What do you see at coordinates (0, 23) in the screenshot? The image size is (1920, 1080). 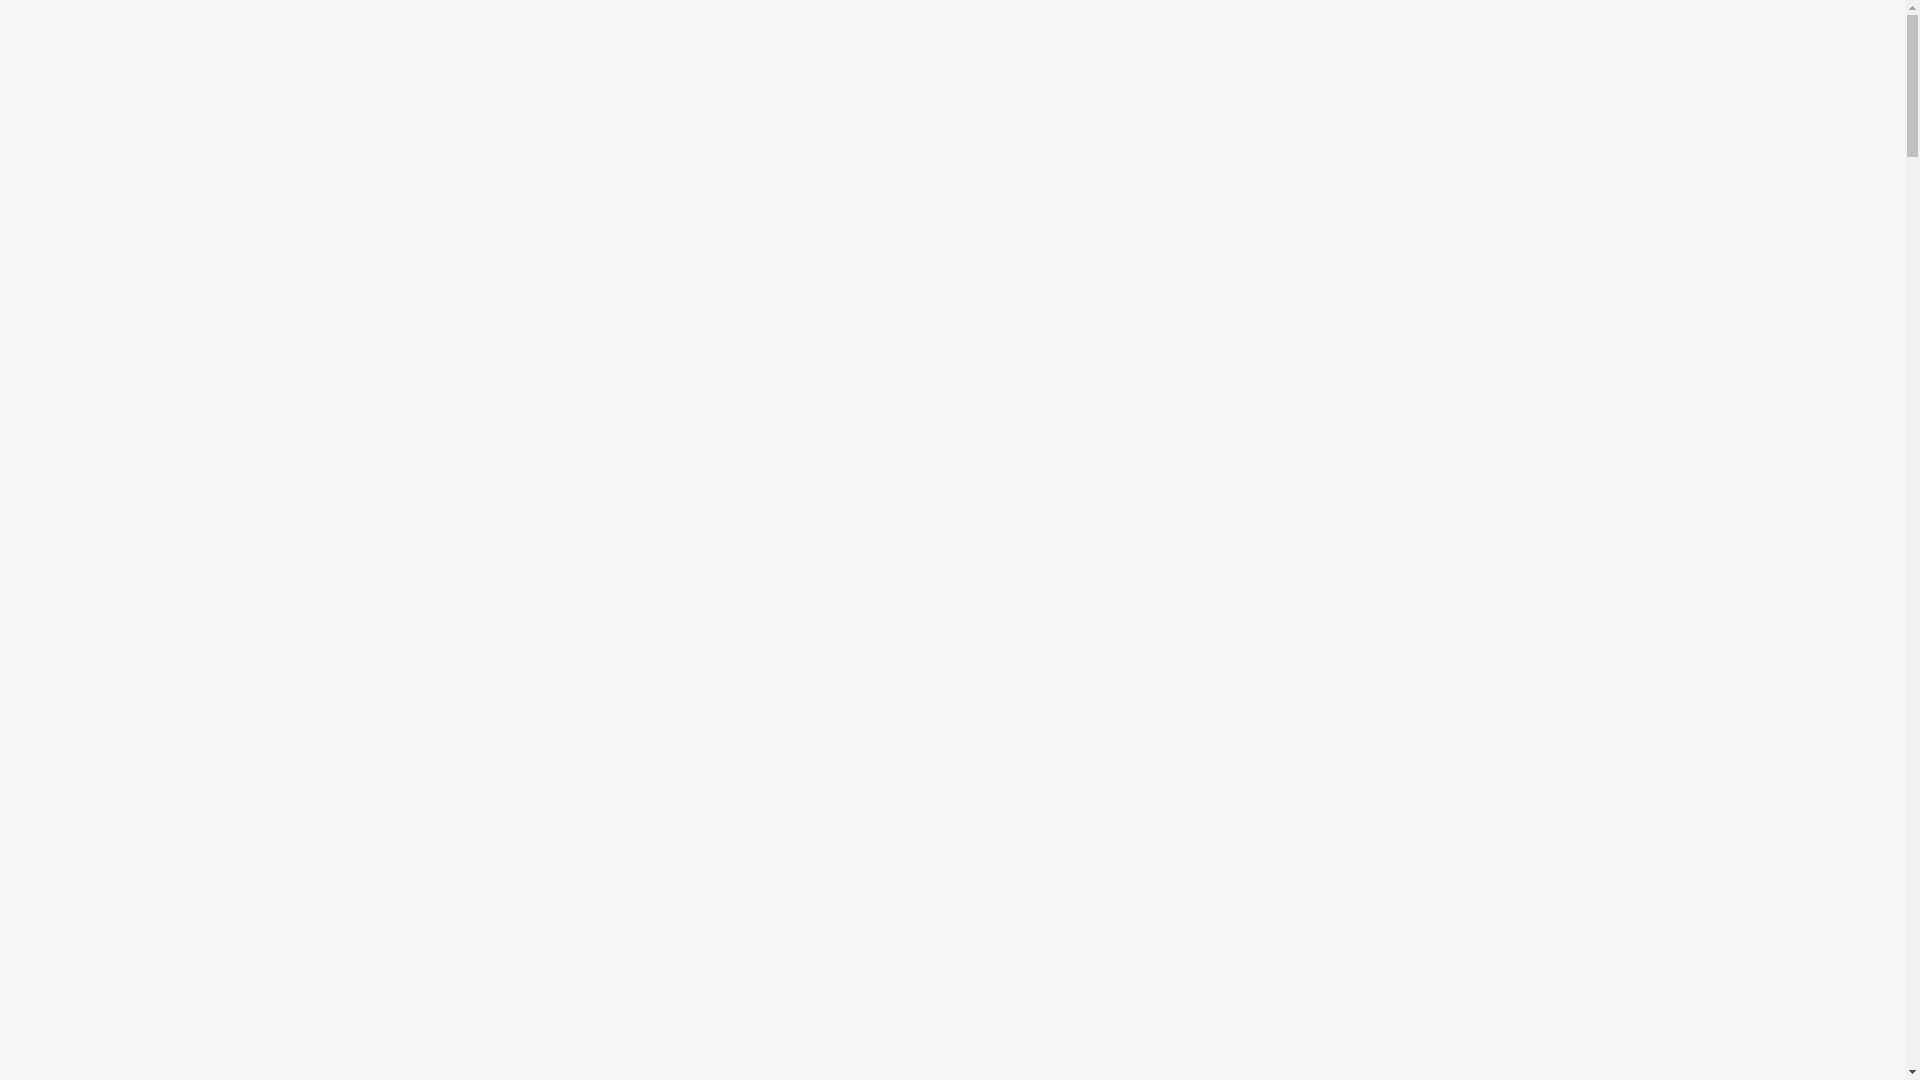 I see `'Suche'` at bounding box center [0, 23].